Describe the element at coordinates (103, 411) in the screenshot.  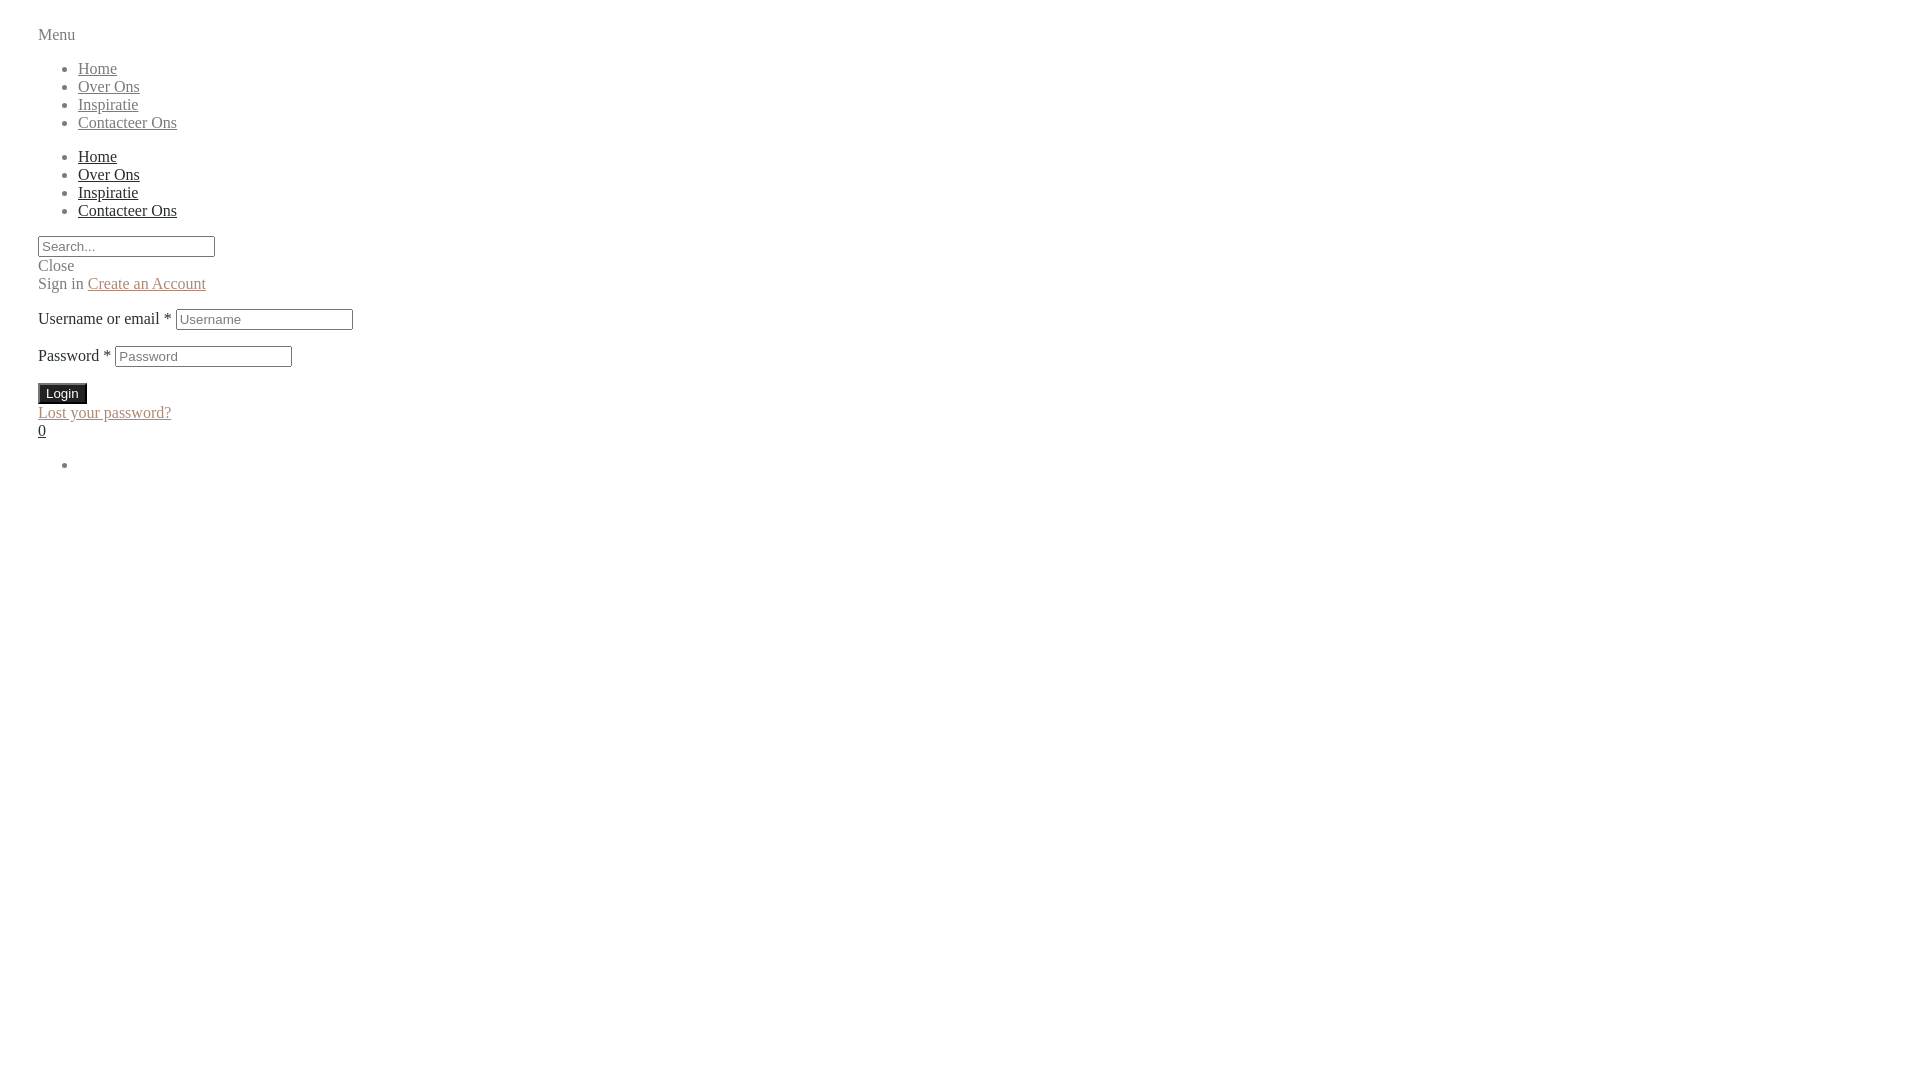
I see `'Lost your password?'` at that location.